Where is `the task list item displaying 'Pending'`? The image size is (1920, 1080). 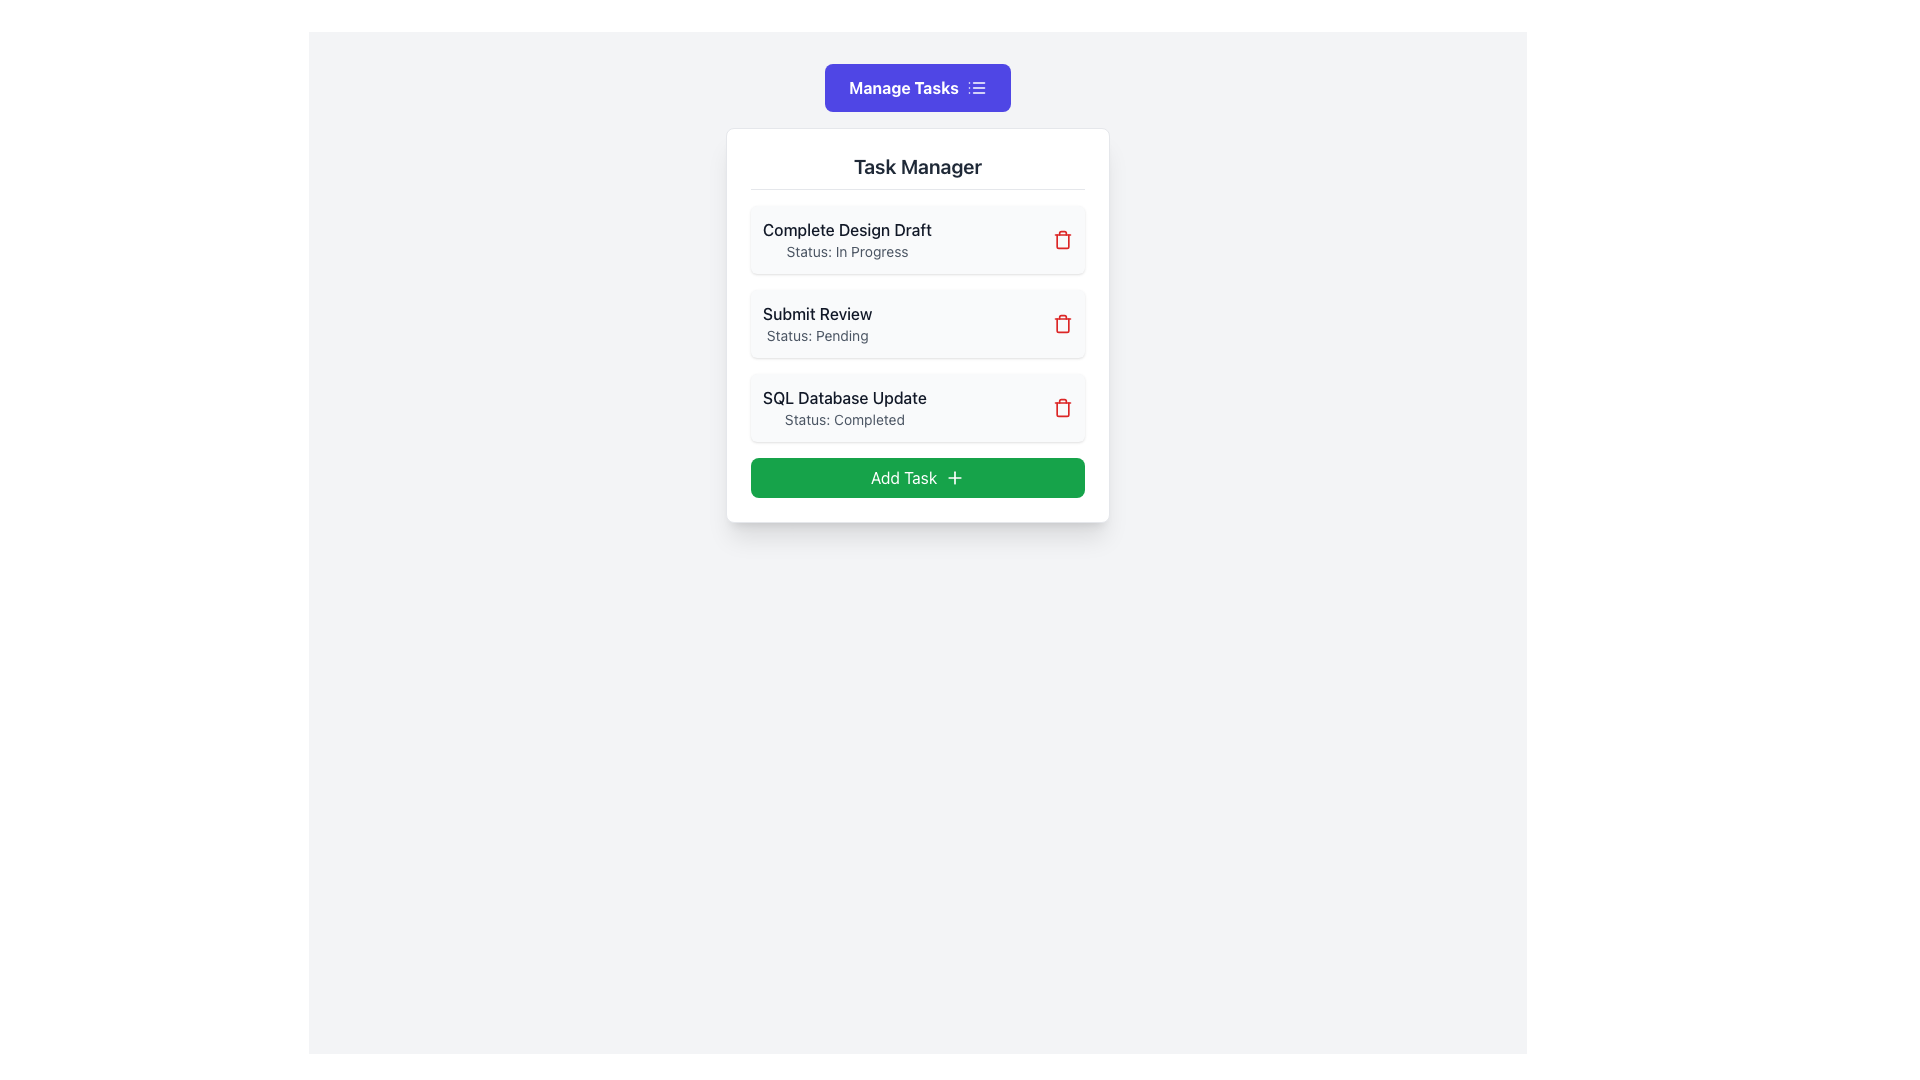 the task list item displaying 'Pending' is located at coordinates (916, 323).